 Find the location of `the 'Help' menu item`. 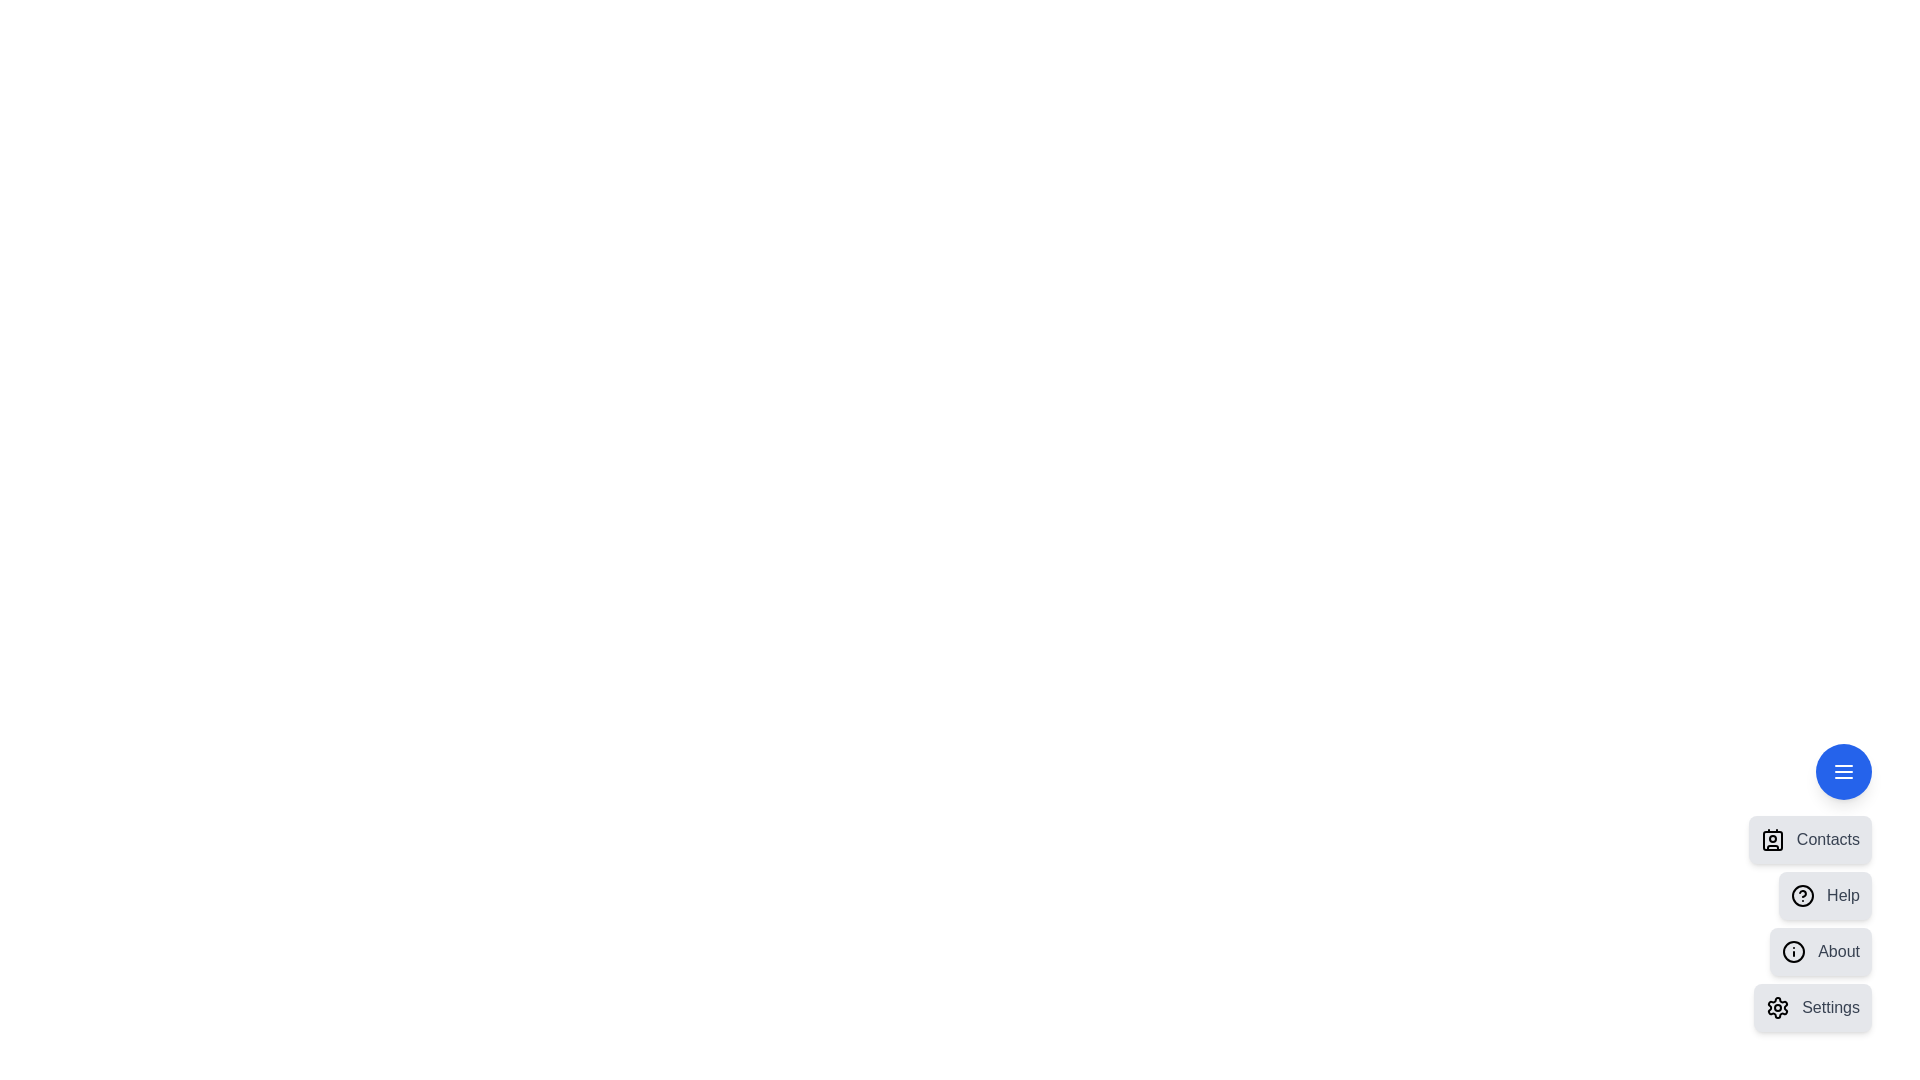

the 'Help' menu item is located at coordinates (1824, 894).